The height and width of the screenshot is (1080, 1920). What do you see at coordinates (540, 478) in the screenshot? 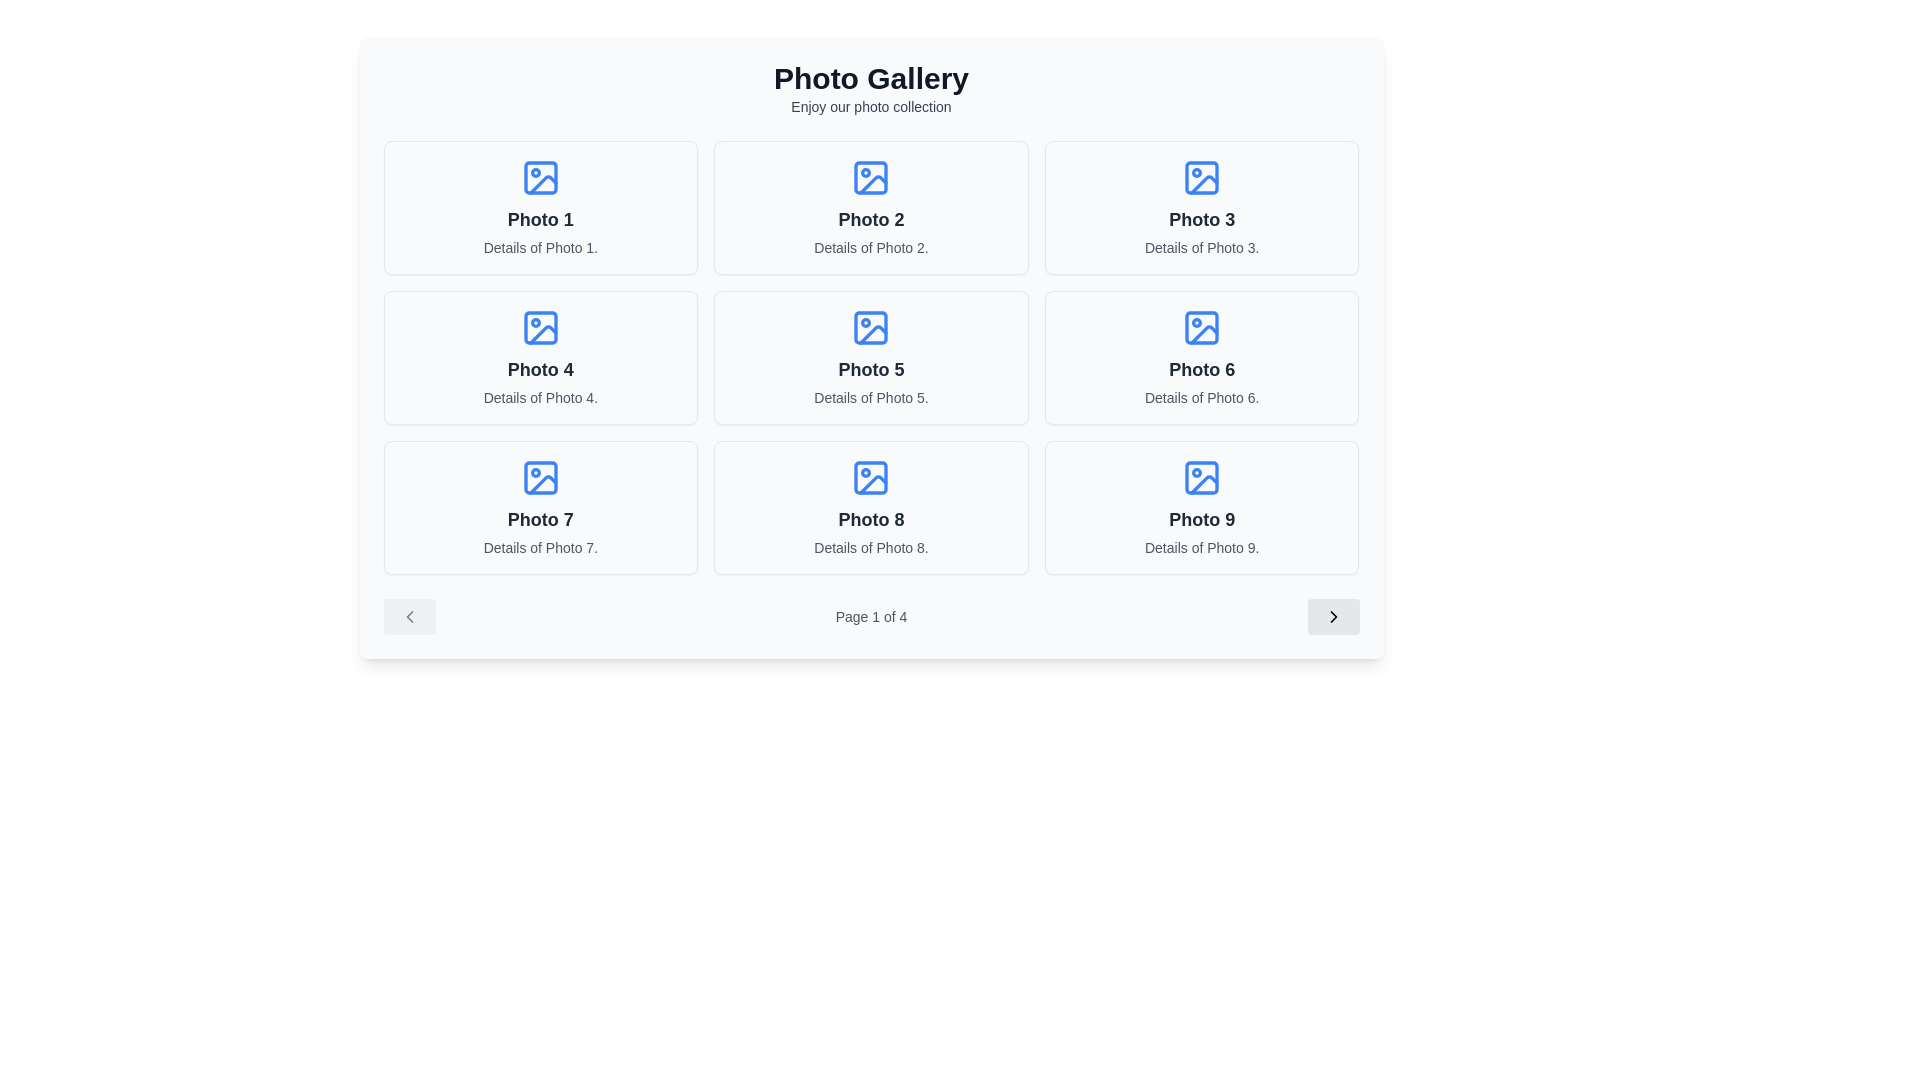
I see `the image icon with a blue outline located above the text 'Photo 7' in the 'Photo 7' card` at bounding box center [540, 478].